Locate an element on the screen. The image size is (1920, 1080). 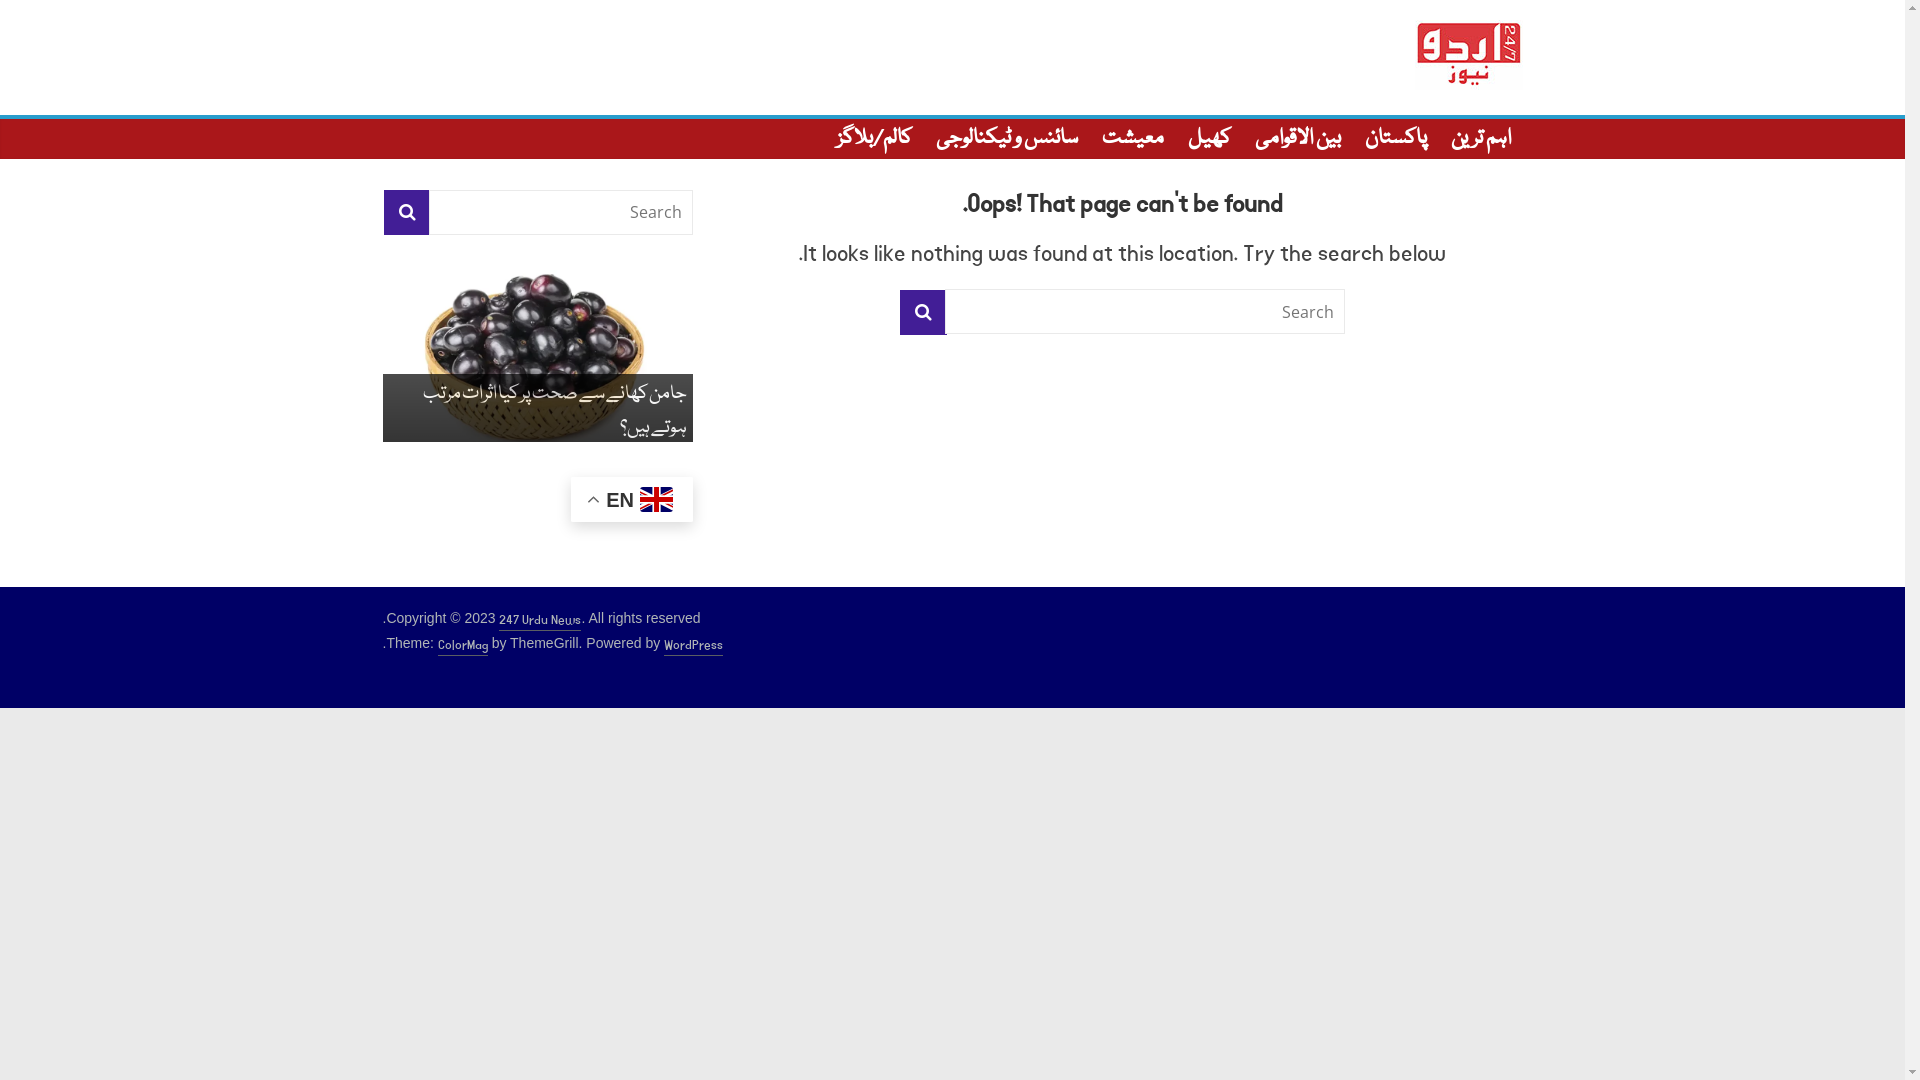
'WordPress' is located at coordinates (693, 645).